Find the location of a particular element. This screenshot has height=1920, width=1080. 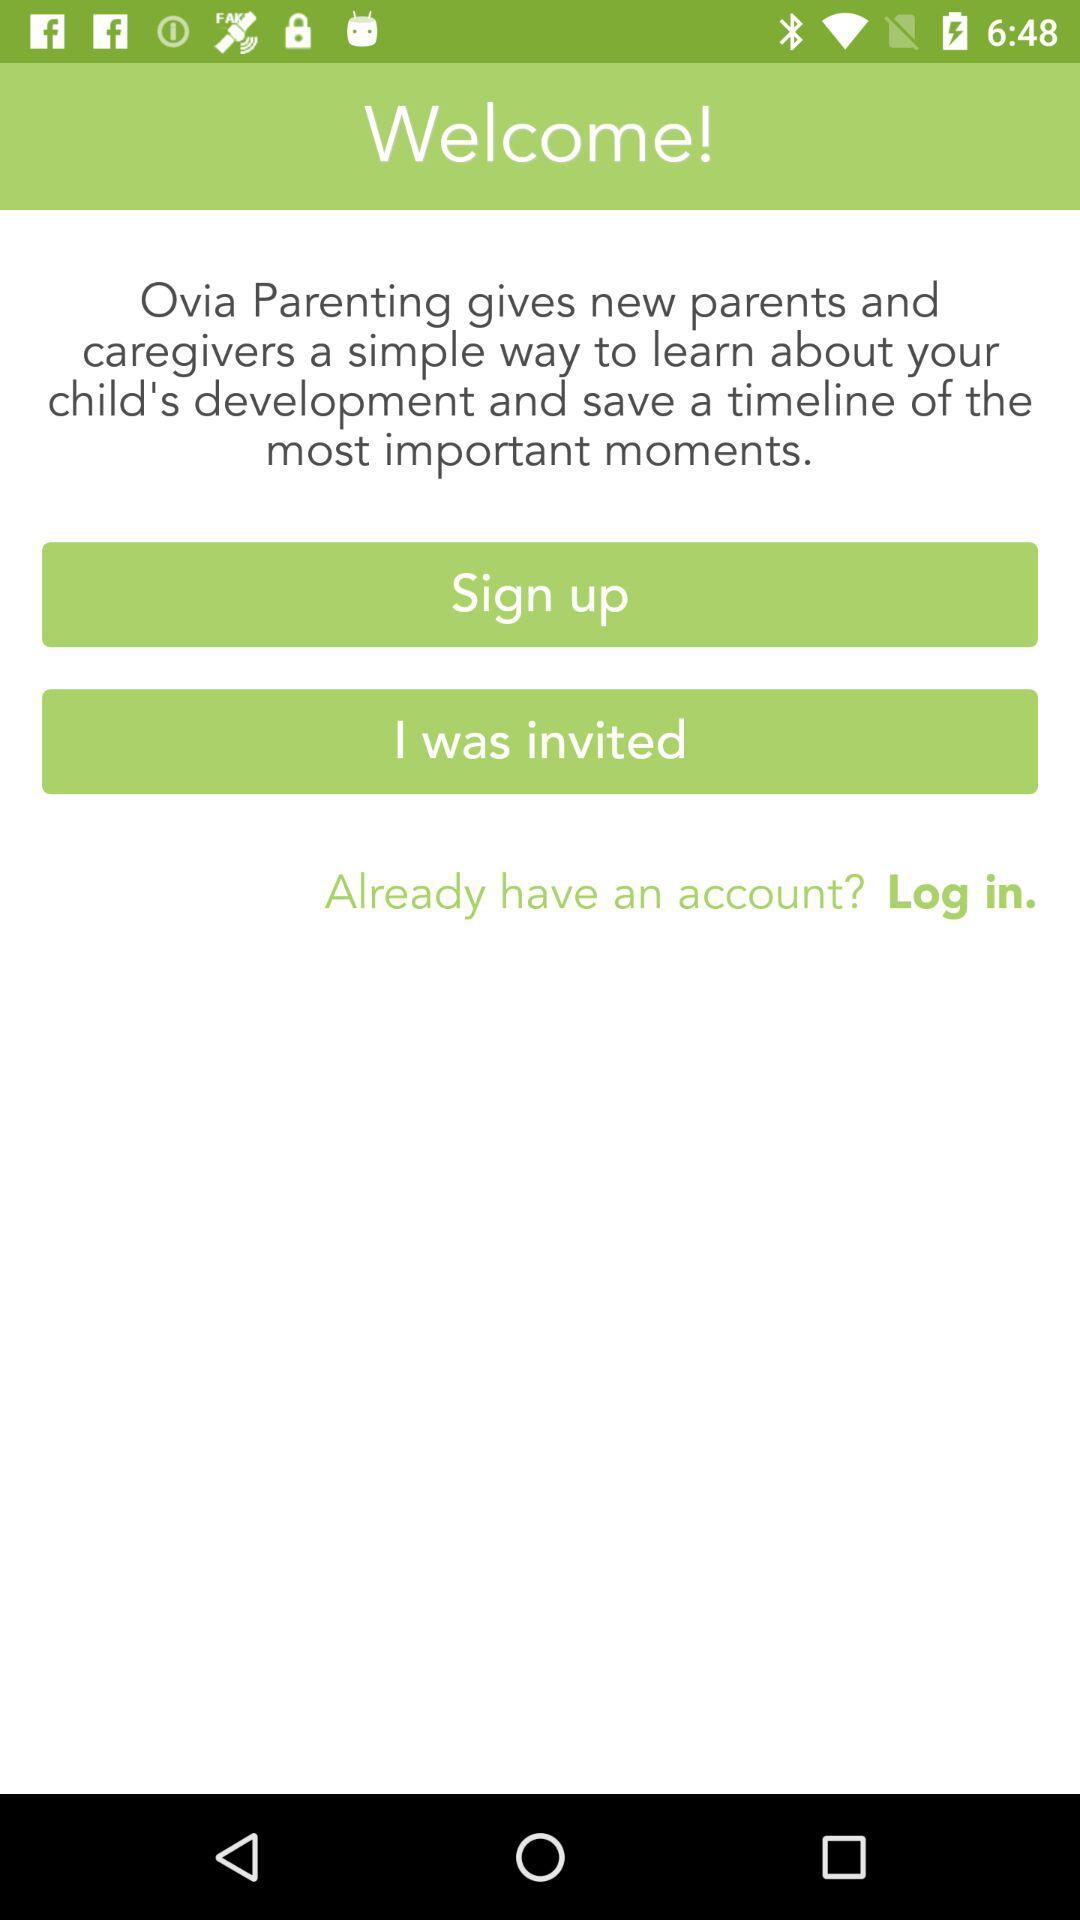

sign up is located at coordinates (540, 593).